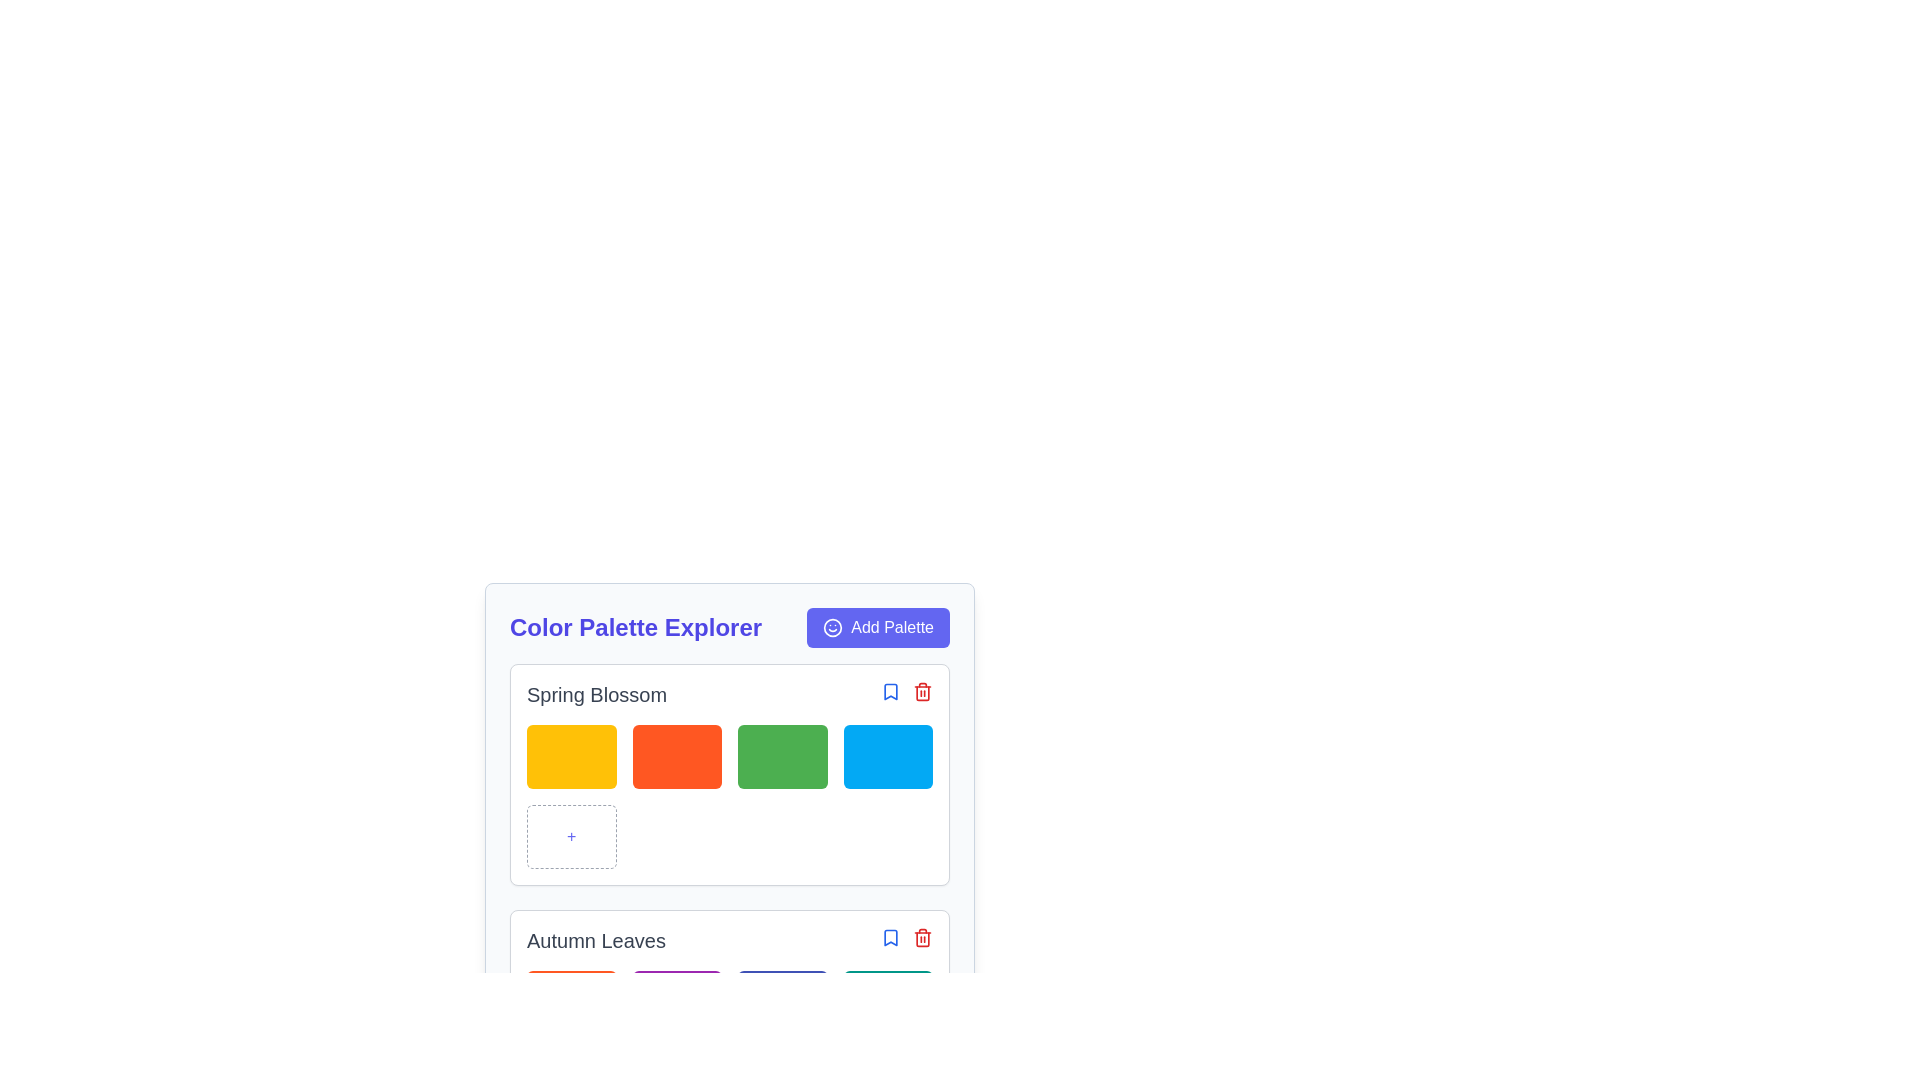  Describe the element at coordinates (728, 774) in the screenshot. I see `the third colored rectangular block representing the 'Spring Blossom' color in the color palette to interact with it` at that location.